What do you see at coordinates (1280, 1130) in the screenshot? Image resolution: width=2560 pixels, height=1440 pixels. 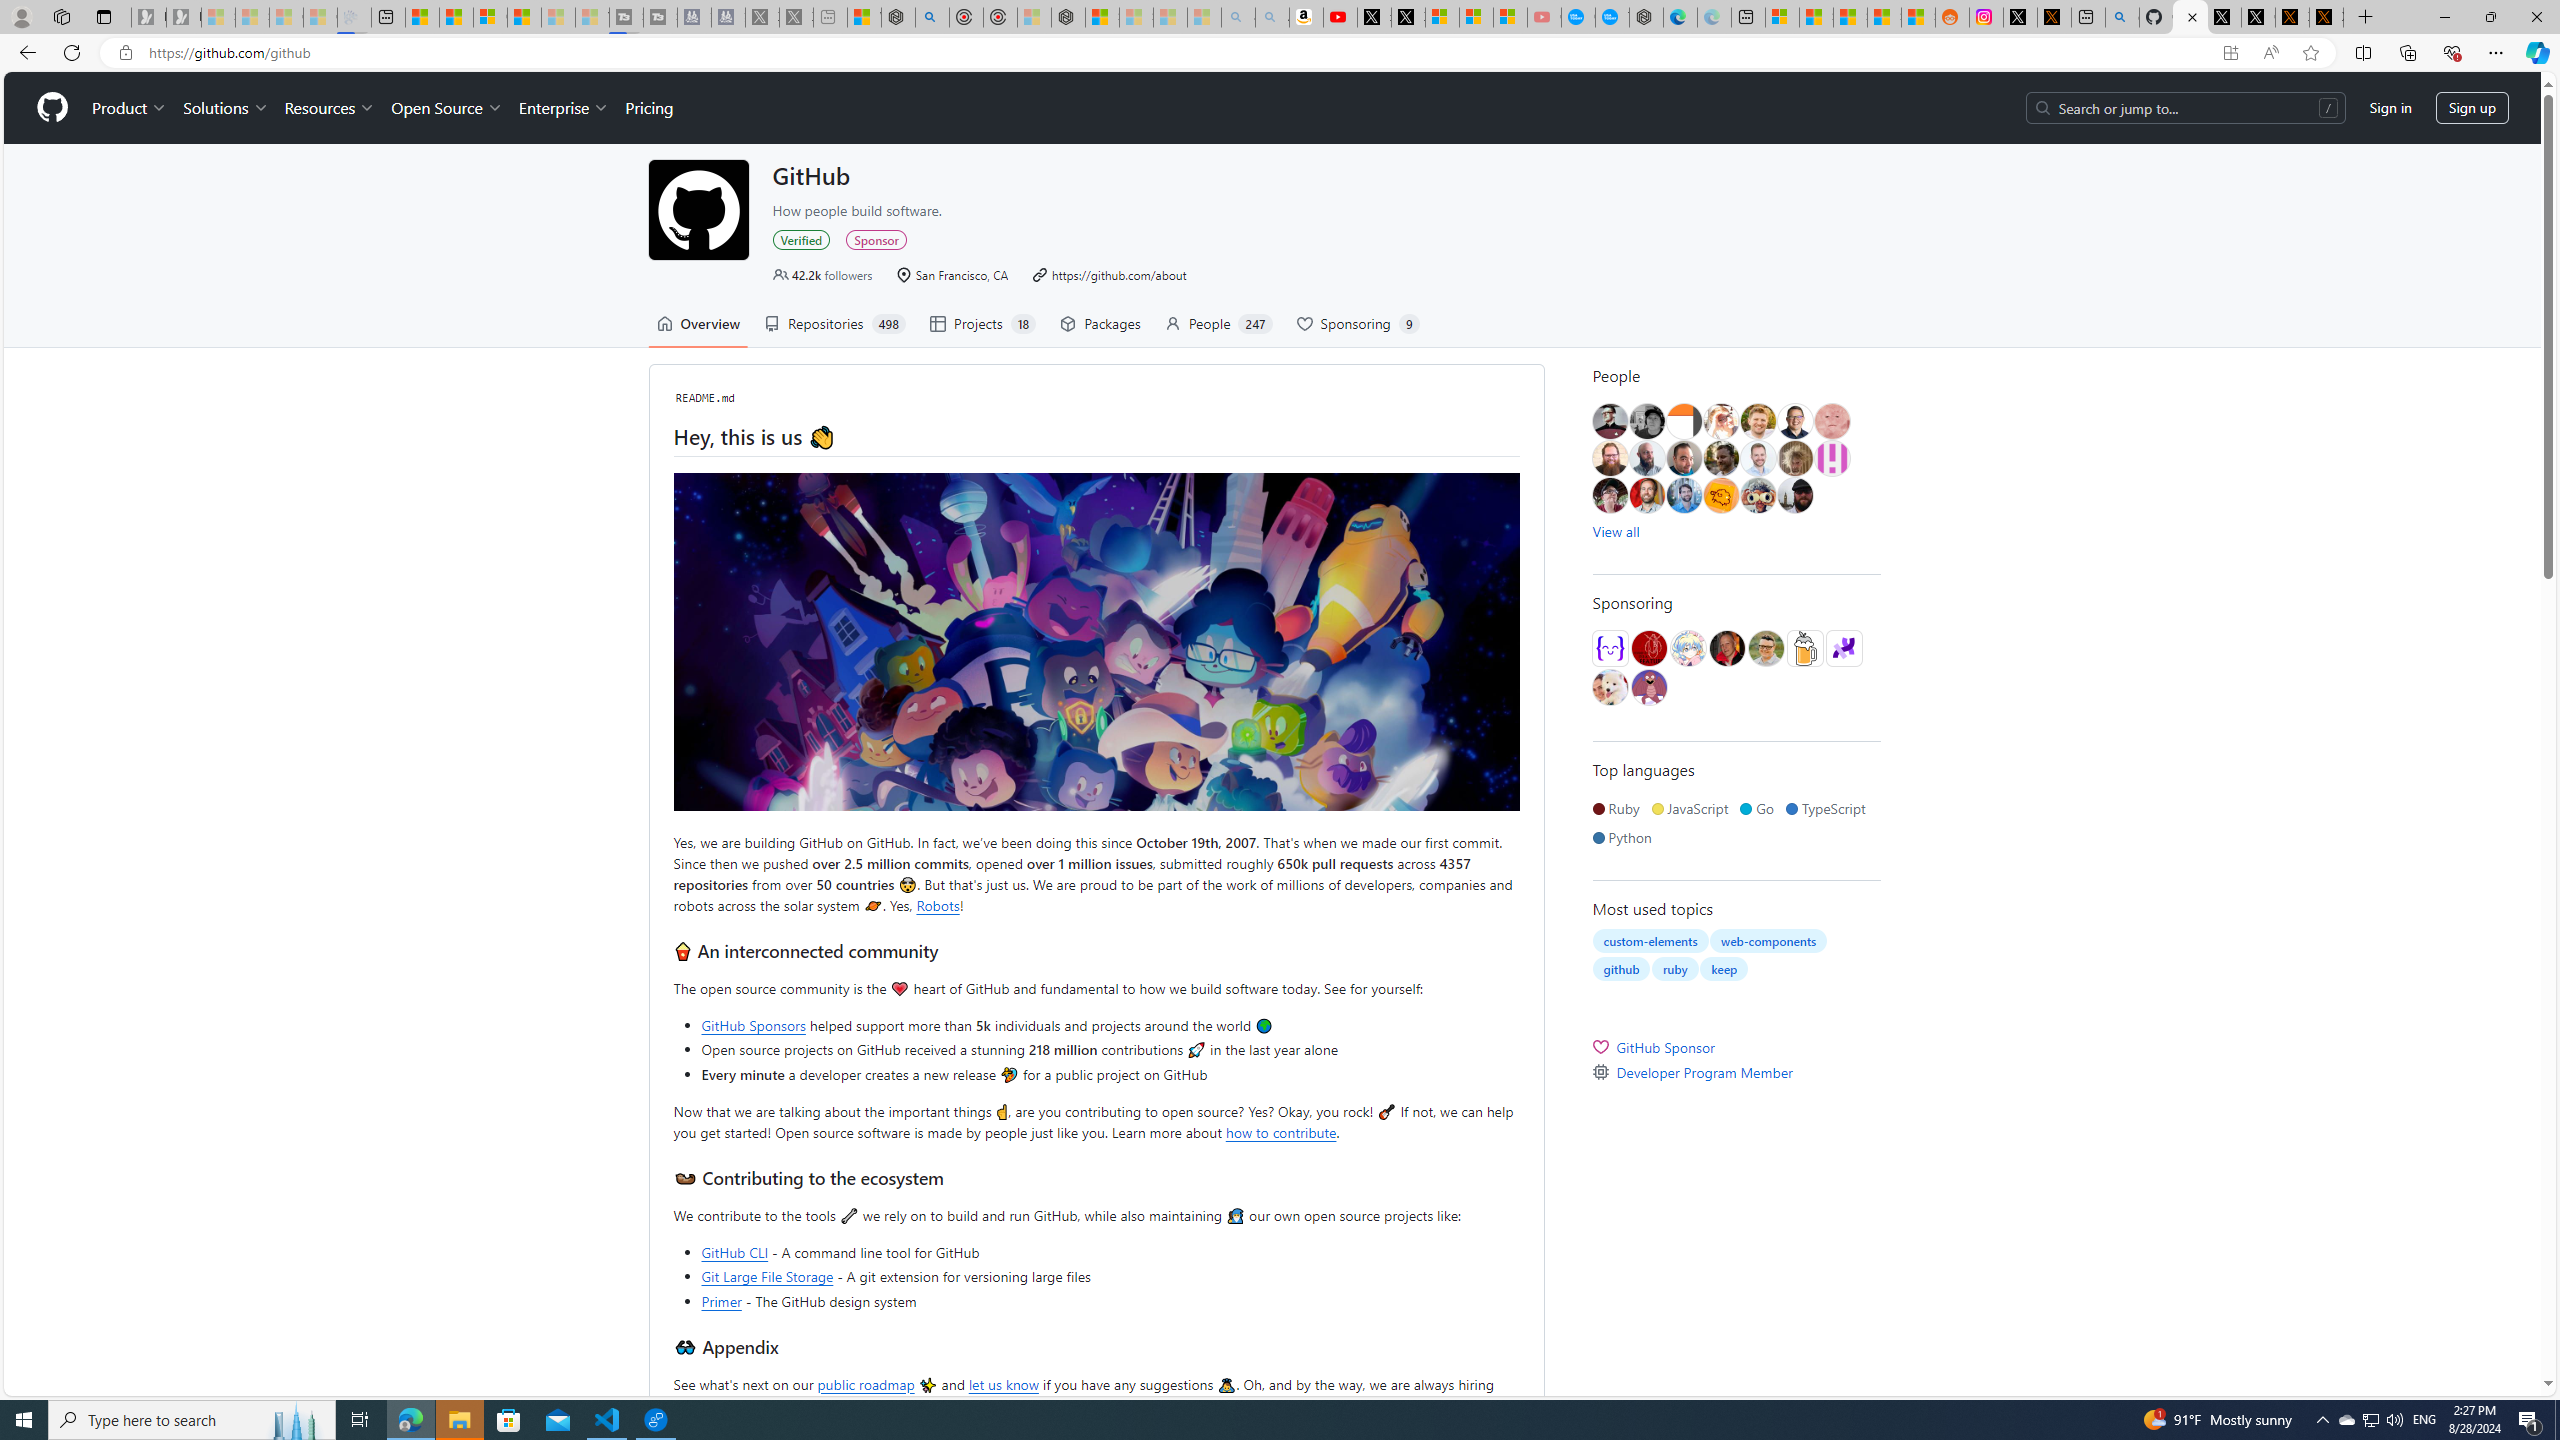 I see `'how to contribute'` at bounding box center [1280, 1130].